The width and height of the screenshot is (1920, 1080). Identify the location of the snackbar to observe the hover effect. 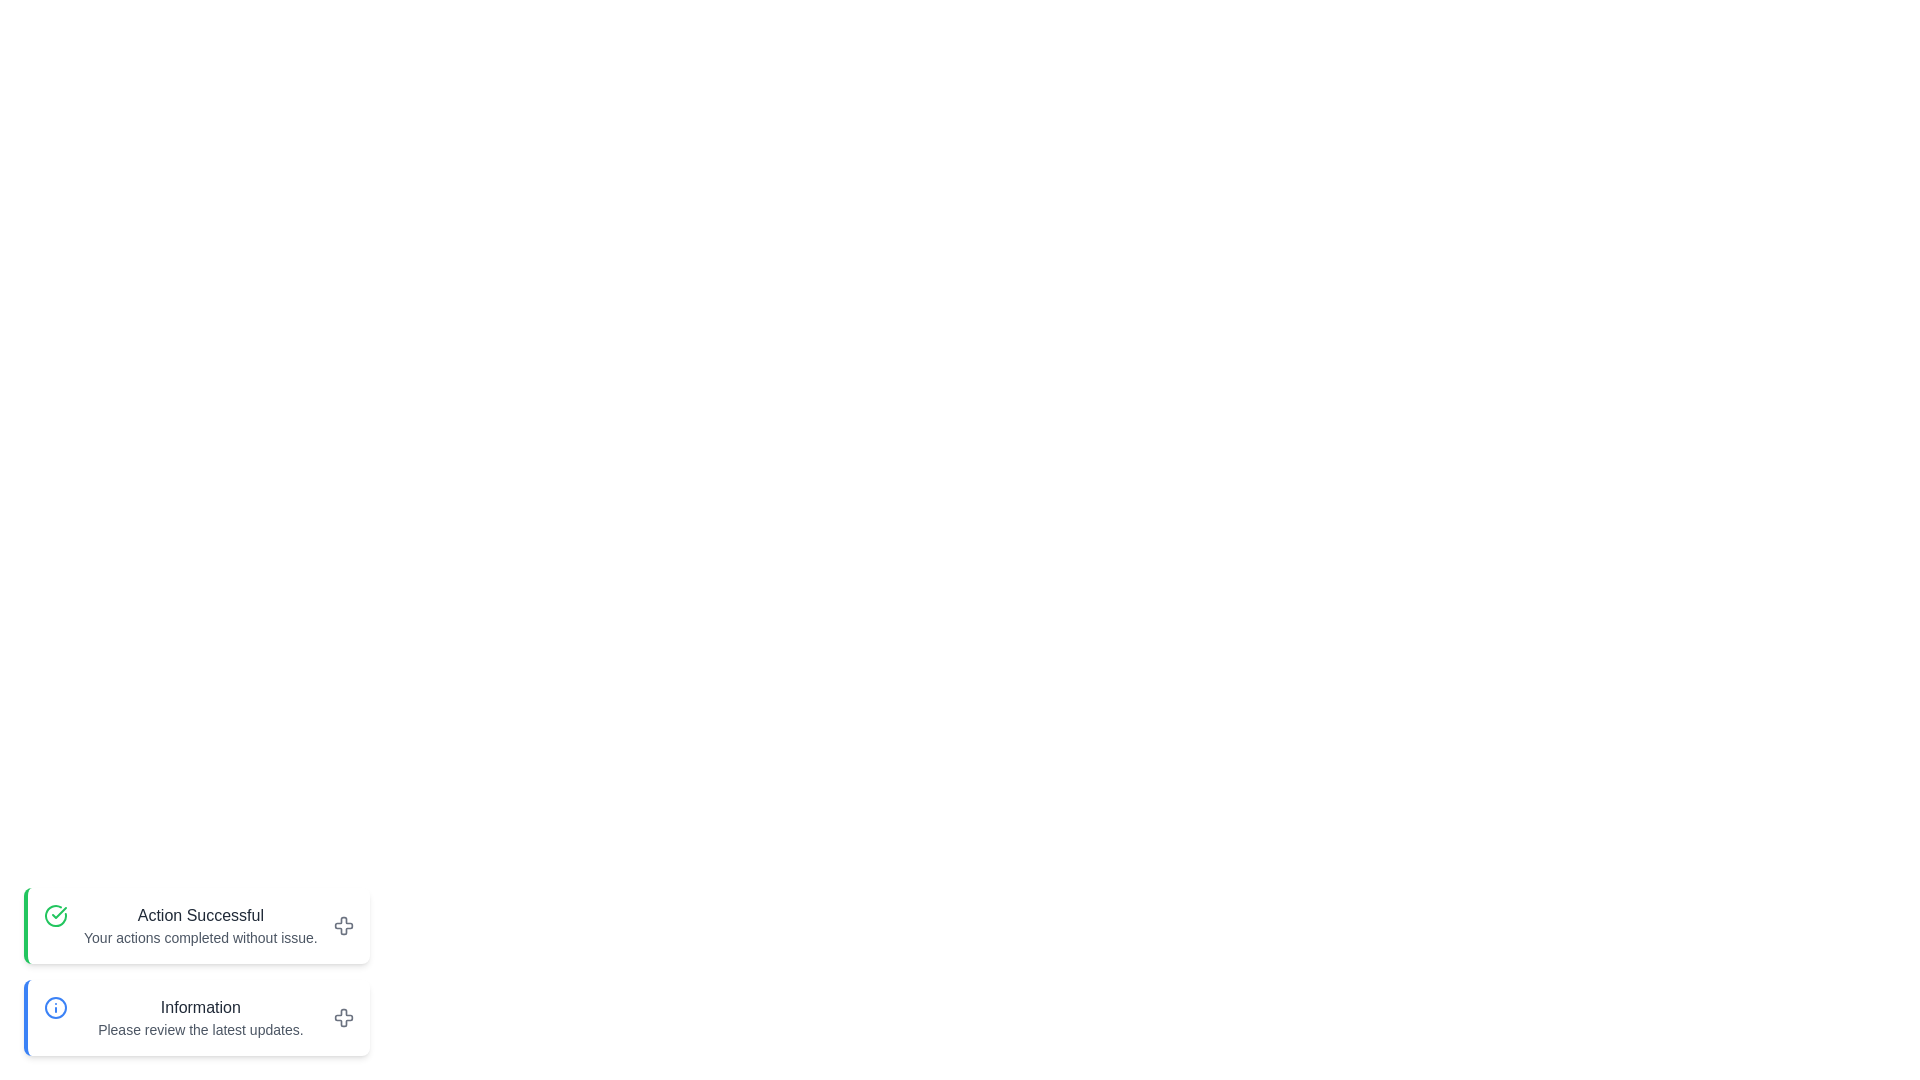
(196, 925).